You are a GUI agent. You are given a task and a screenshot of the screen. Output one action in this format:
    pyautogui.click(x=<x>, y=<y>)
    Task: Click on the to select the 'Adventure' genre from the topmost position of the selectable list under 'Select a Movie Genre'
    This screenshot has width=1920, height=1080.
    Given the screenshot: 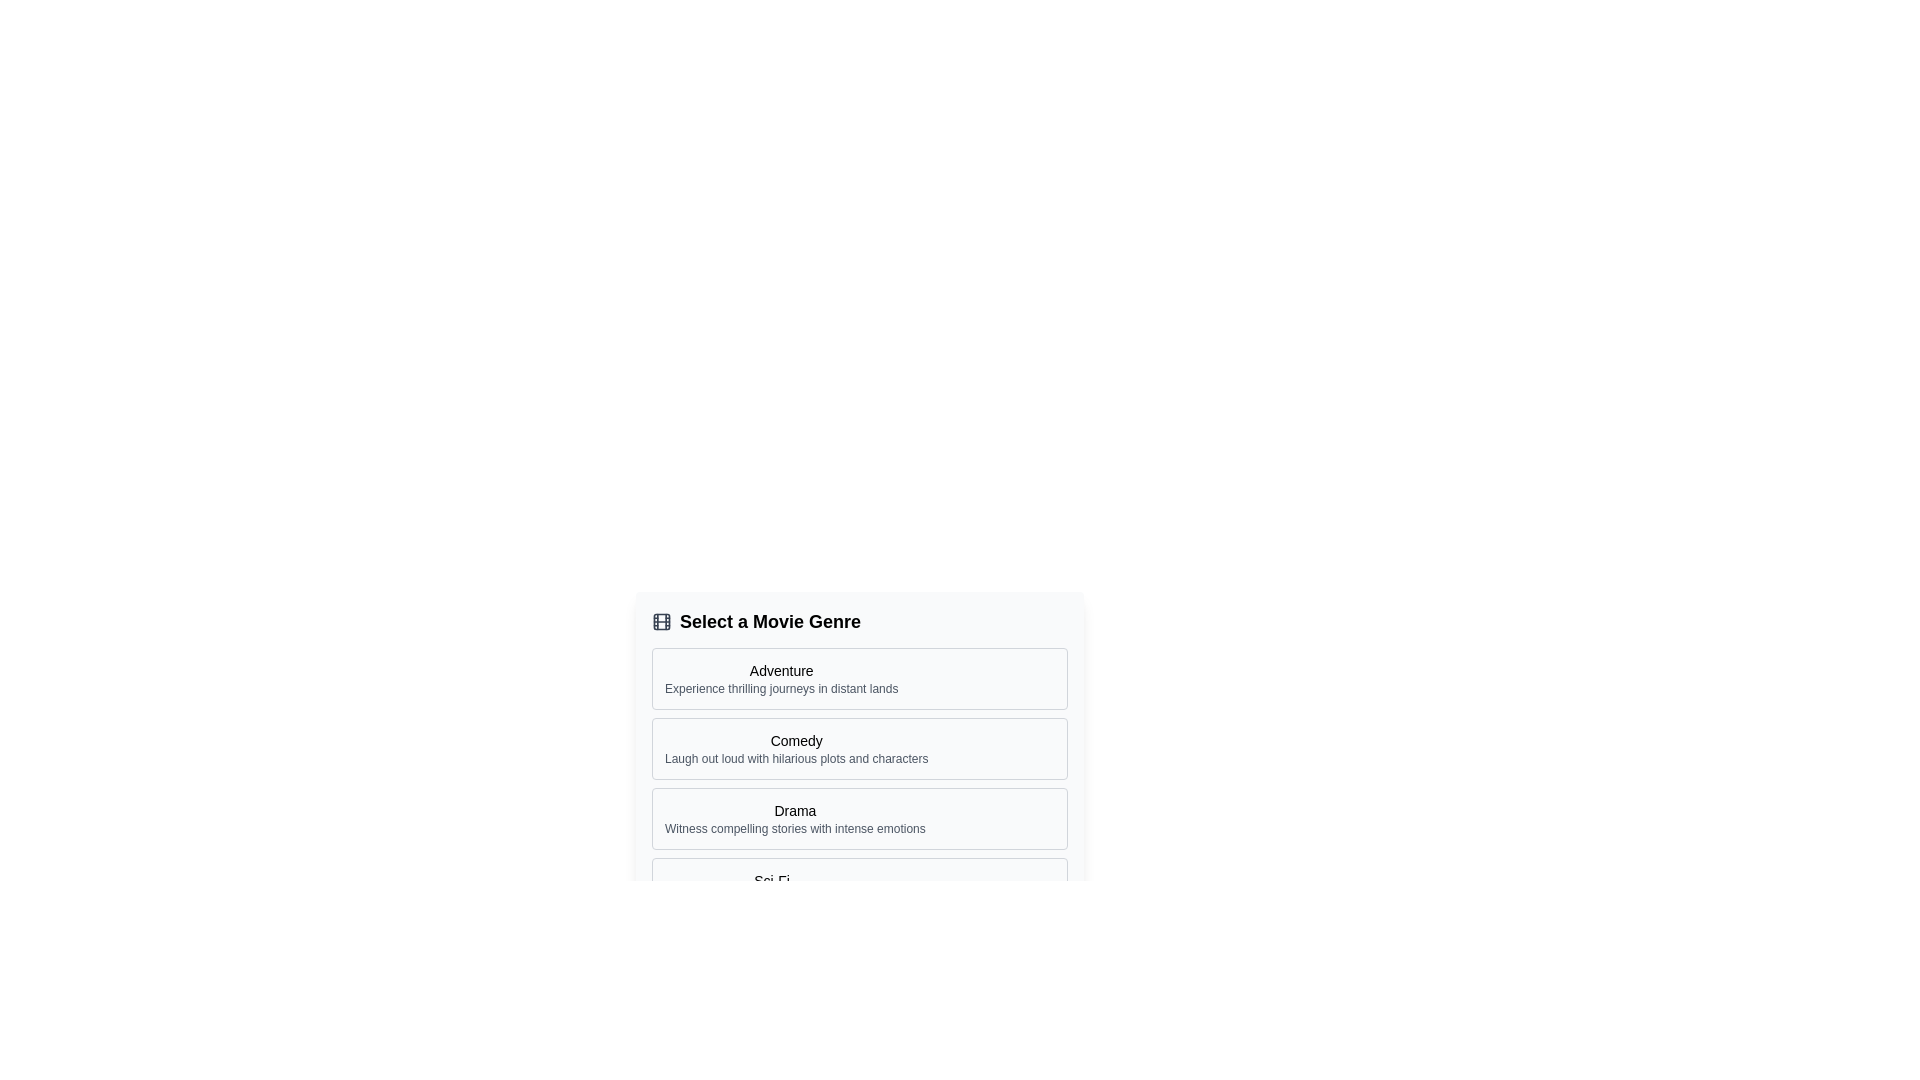 What is the action you would take?
    pyautogui.click(x=859, y=677)
    